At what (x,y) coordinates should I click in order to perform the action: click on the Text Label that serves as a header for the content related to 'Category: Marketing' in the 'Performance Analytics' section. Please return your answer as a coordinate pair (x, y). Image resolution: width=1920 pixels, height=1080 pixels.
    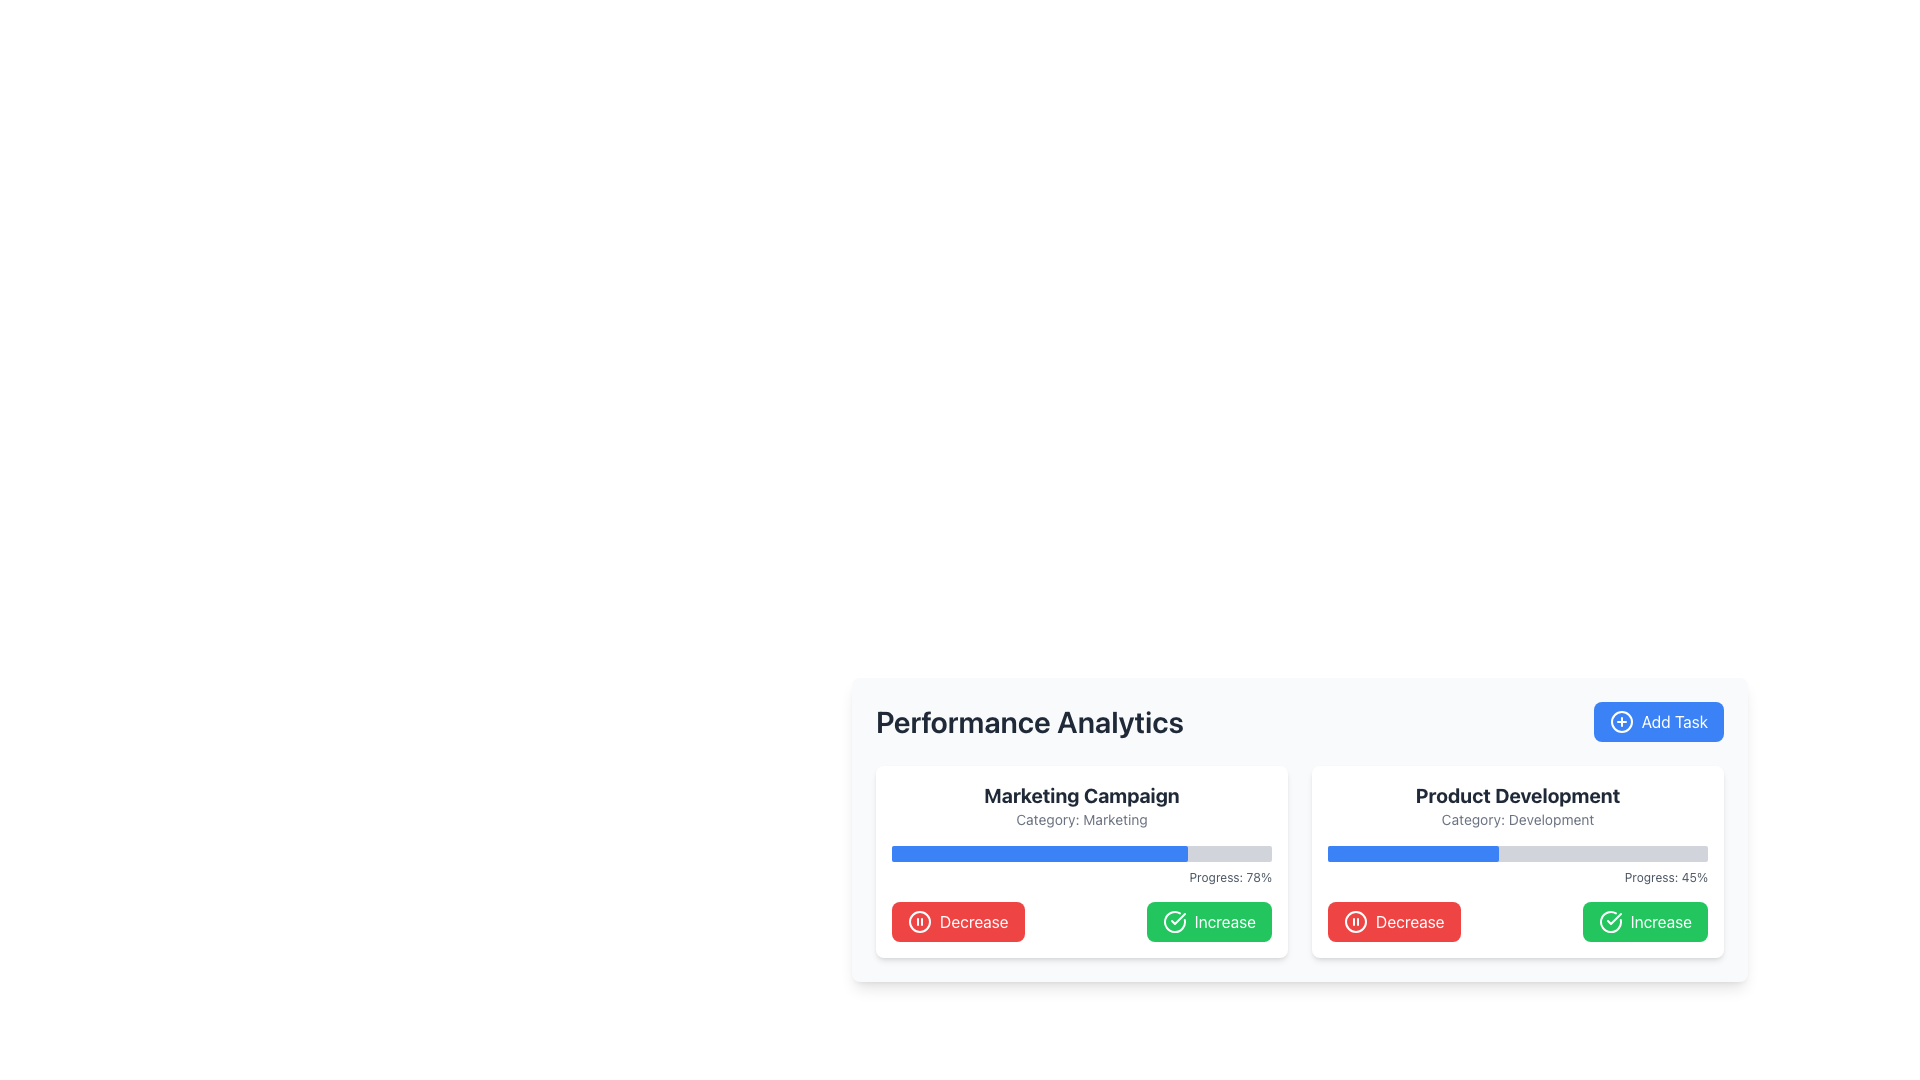
    Looking at the image, I should click on (1080, 794).